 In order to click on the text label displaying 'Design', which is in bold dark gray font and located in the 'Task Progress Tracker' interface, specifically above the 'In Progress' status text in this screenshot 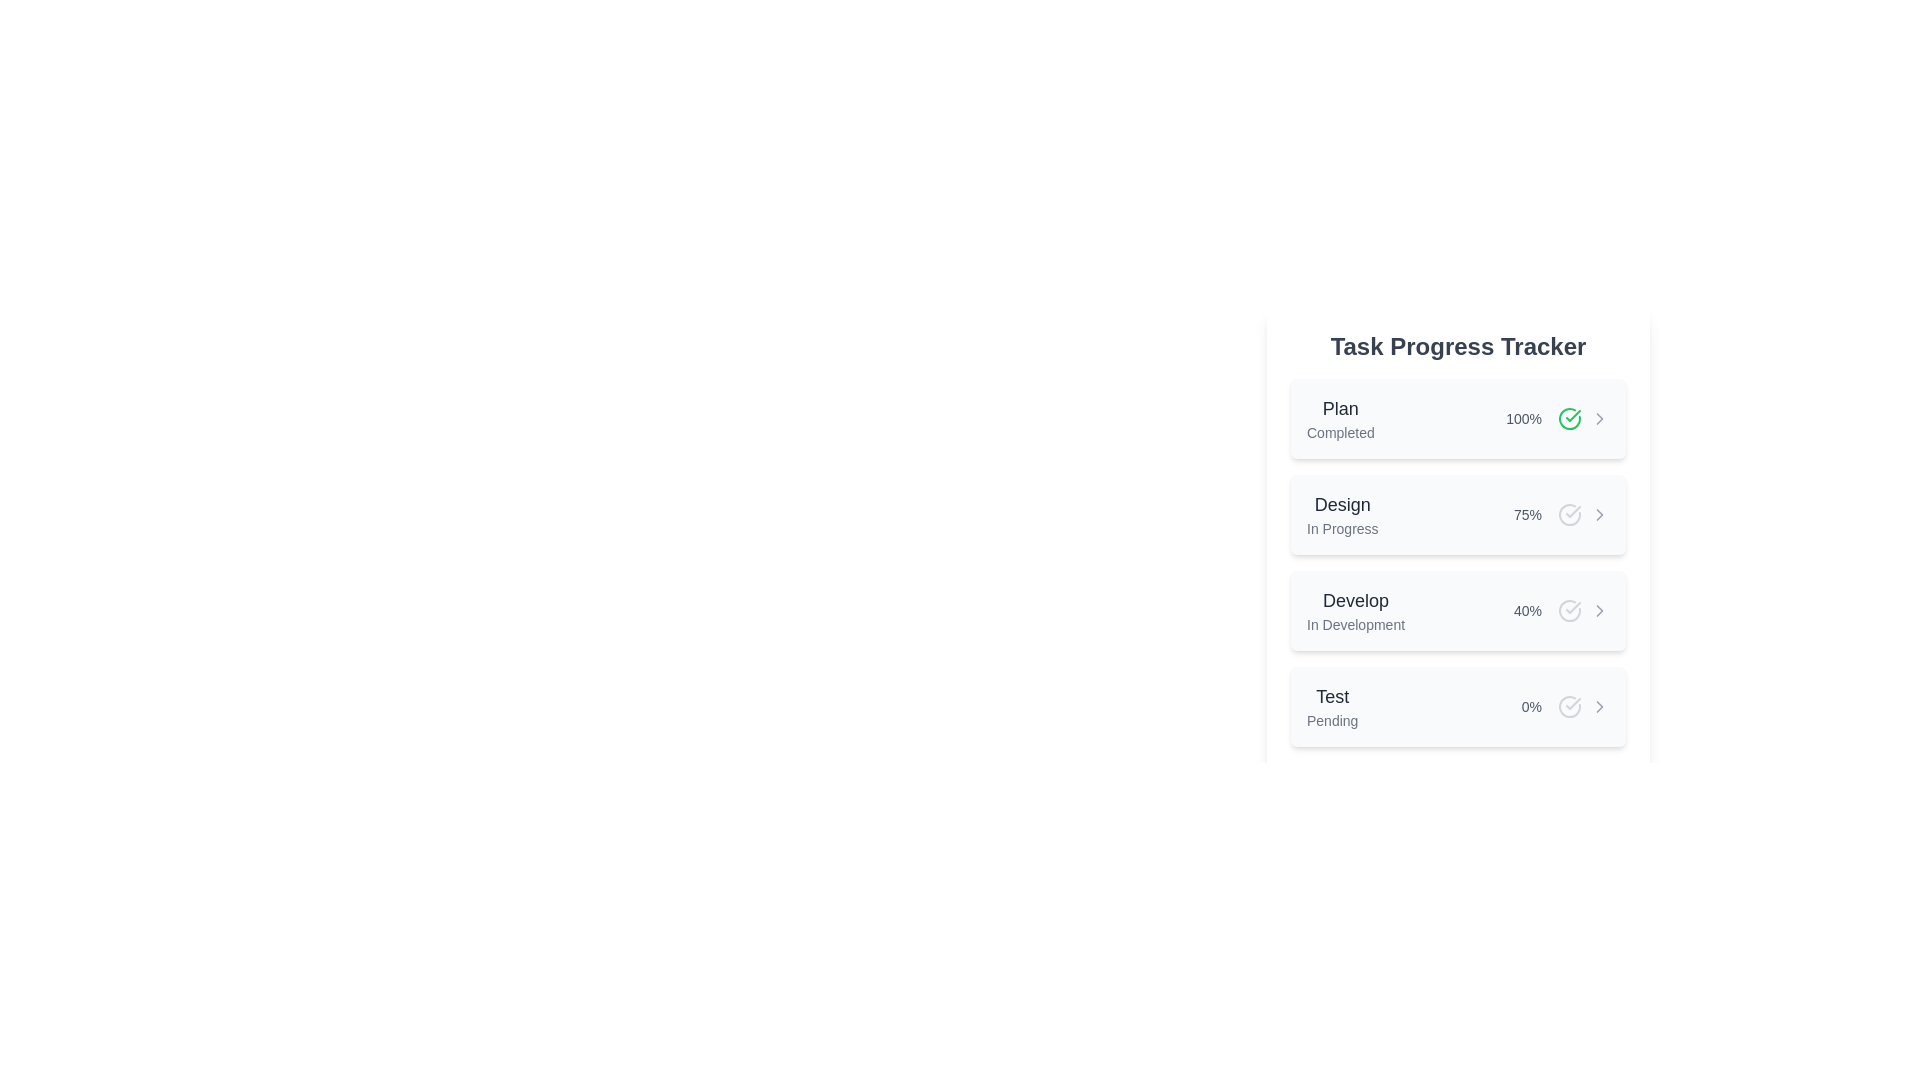, I will do `click(1342, 504)`.